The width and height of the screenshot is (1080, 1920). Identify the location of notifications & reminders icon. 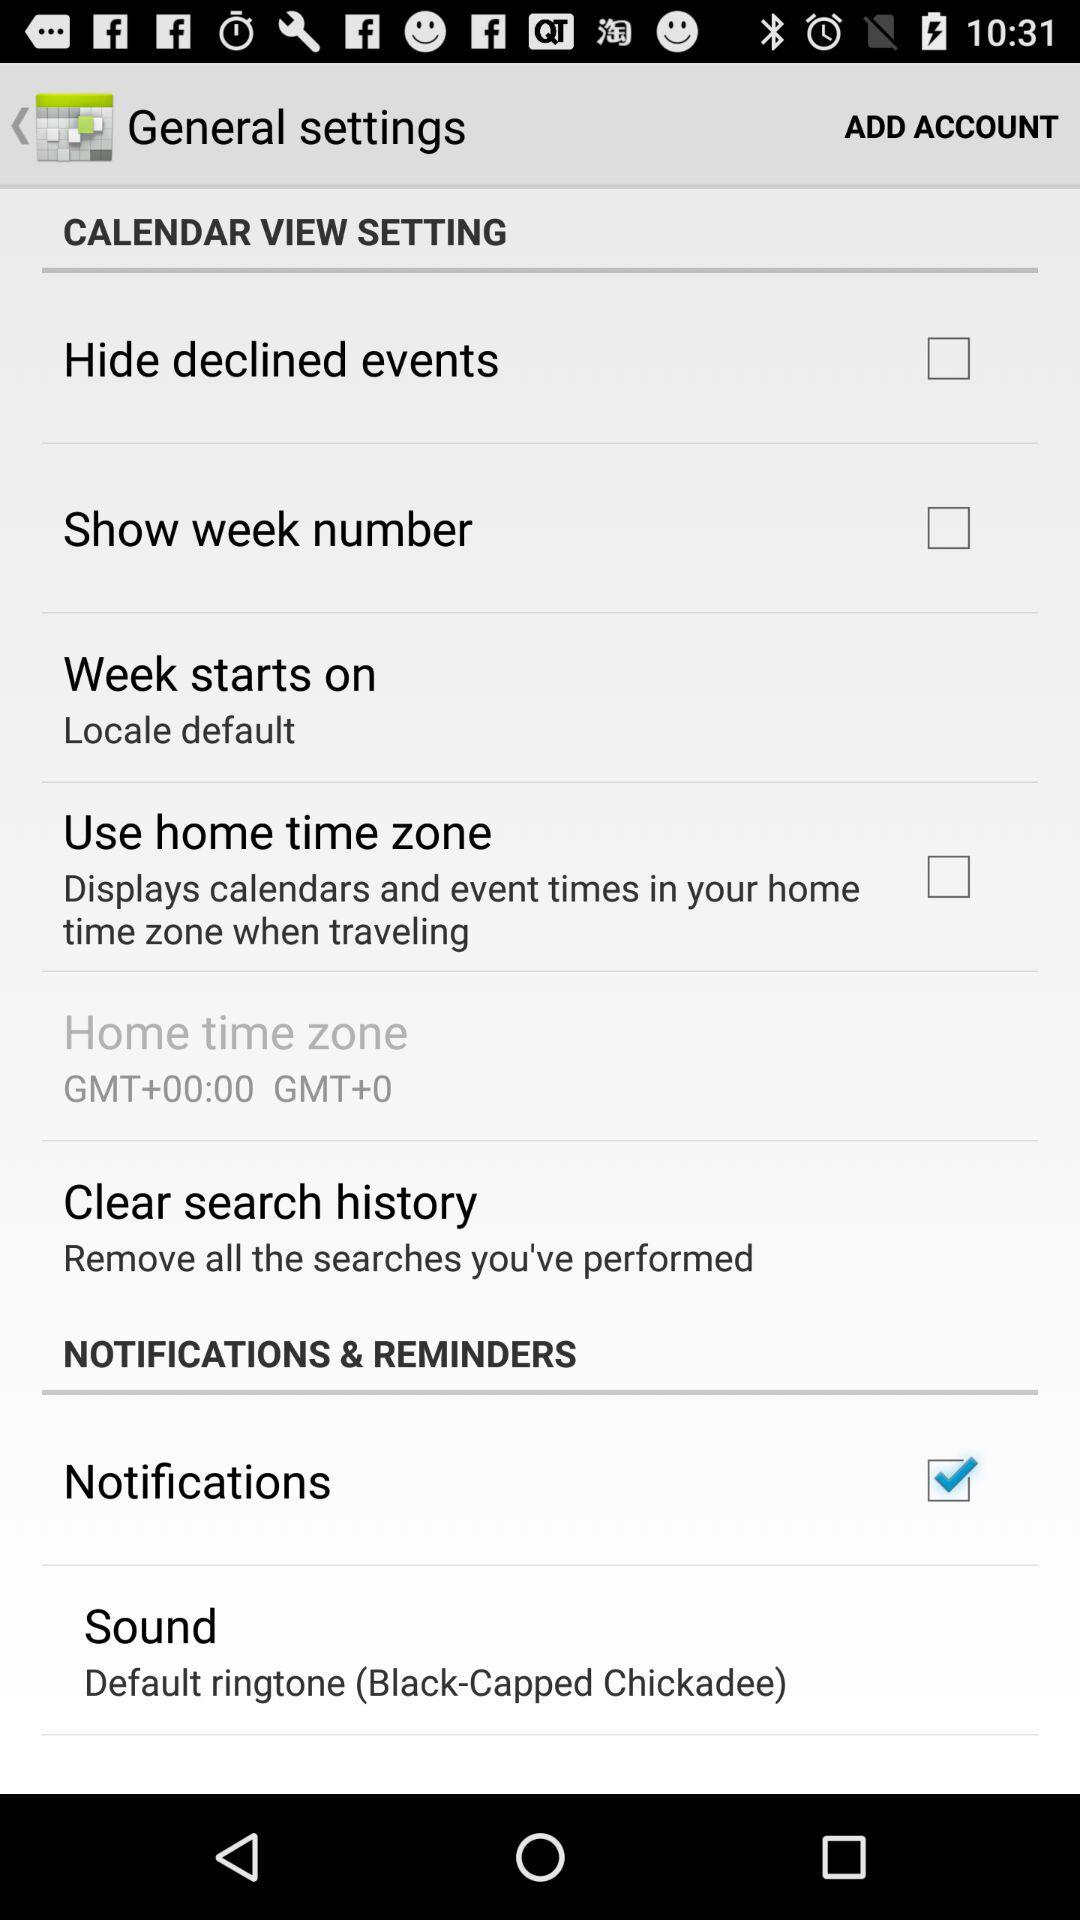
(540, 1353).